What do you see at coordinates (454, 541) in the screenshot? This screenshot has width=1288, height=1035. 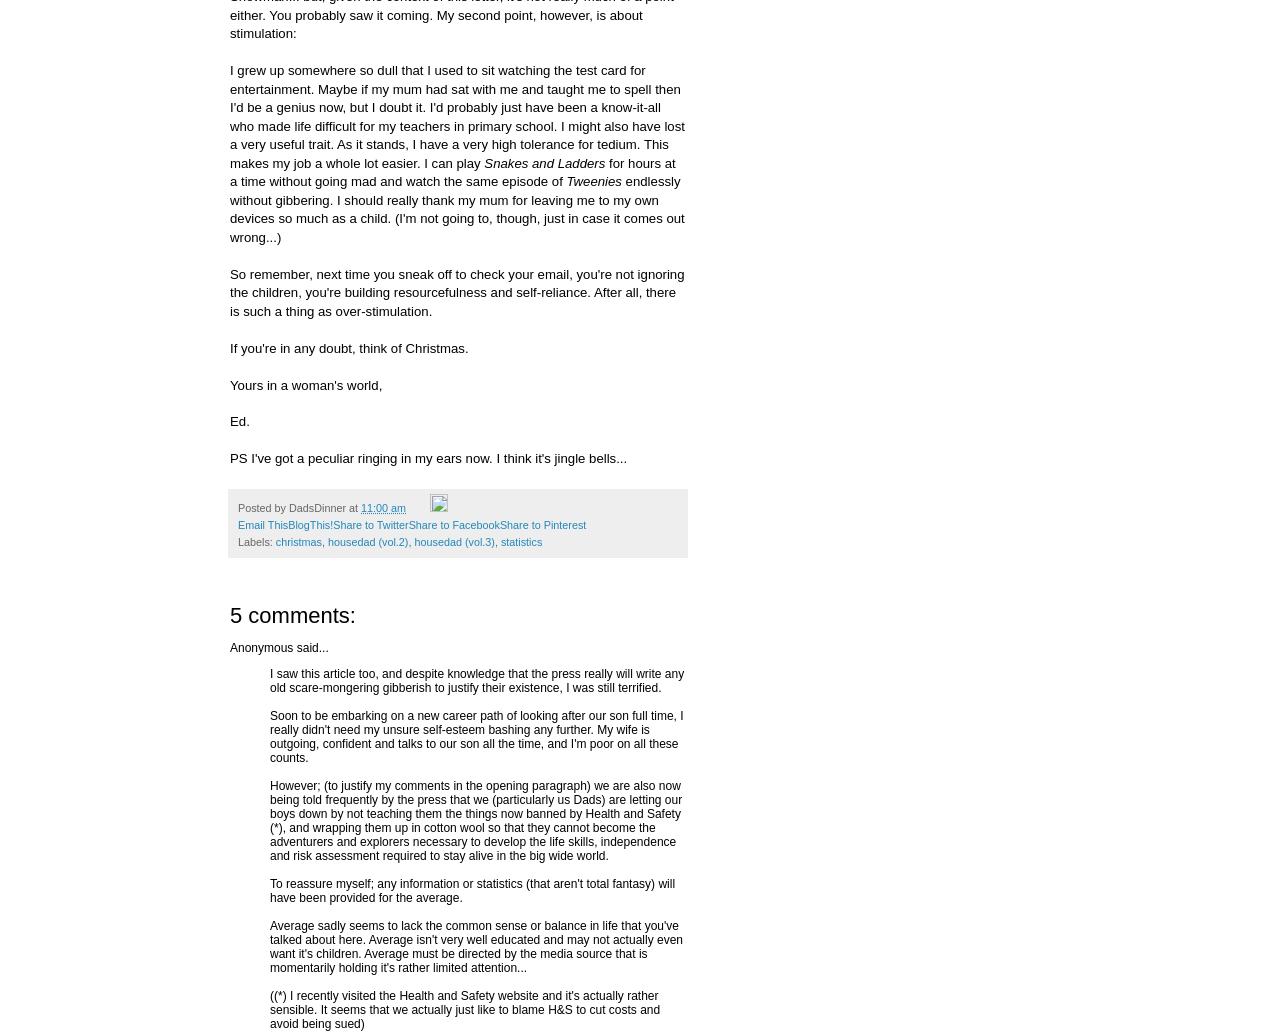 I see `'housedad (vol.3)'` at bounding box center [454, 541].